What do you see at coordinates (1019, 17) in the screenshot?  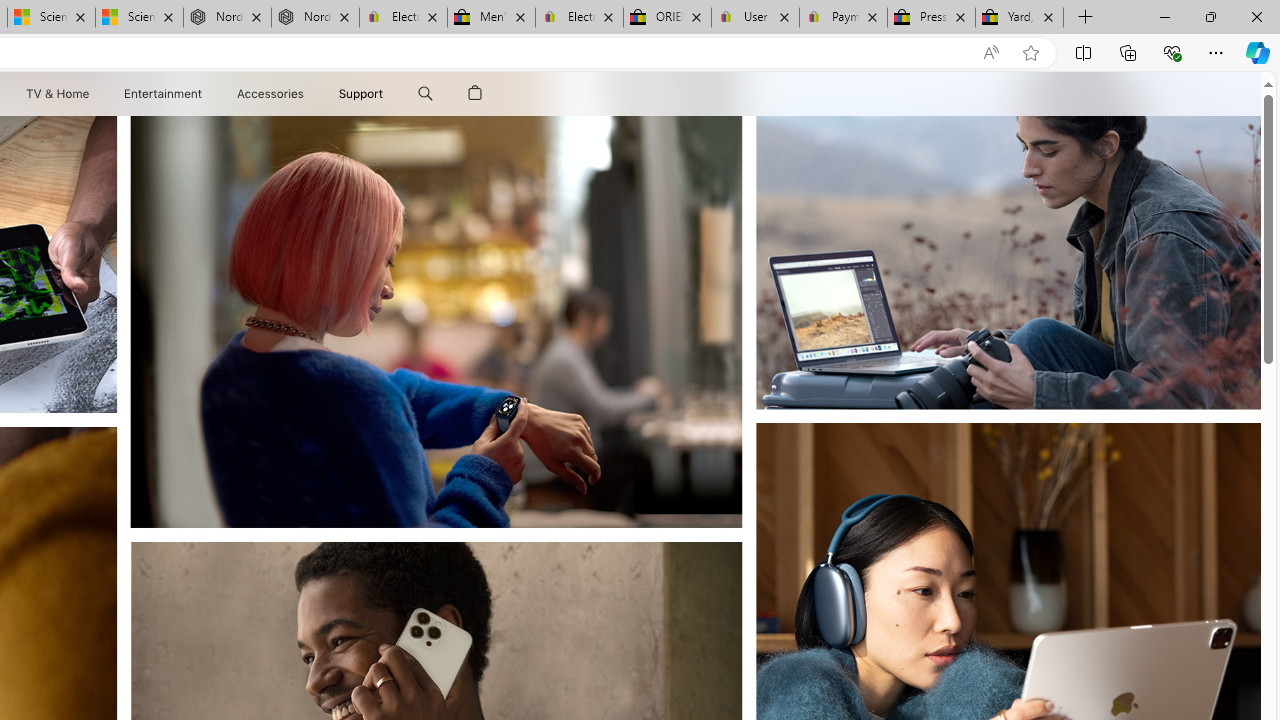 I see `'Yard, Garden & Outdoor Living'` at bounding box center [1019, 17].